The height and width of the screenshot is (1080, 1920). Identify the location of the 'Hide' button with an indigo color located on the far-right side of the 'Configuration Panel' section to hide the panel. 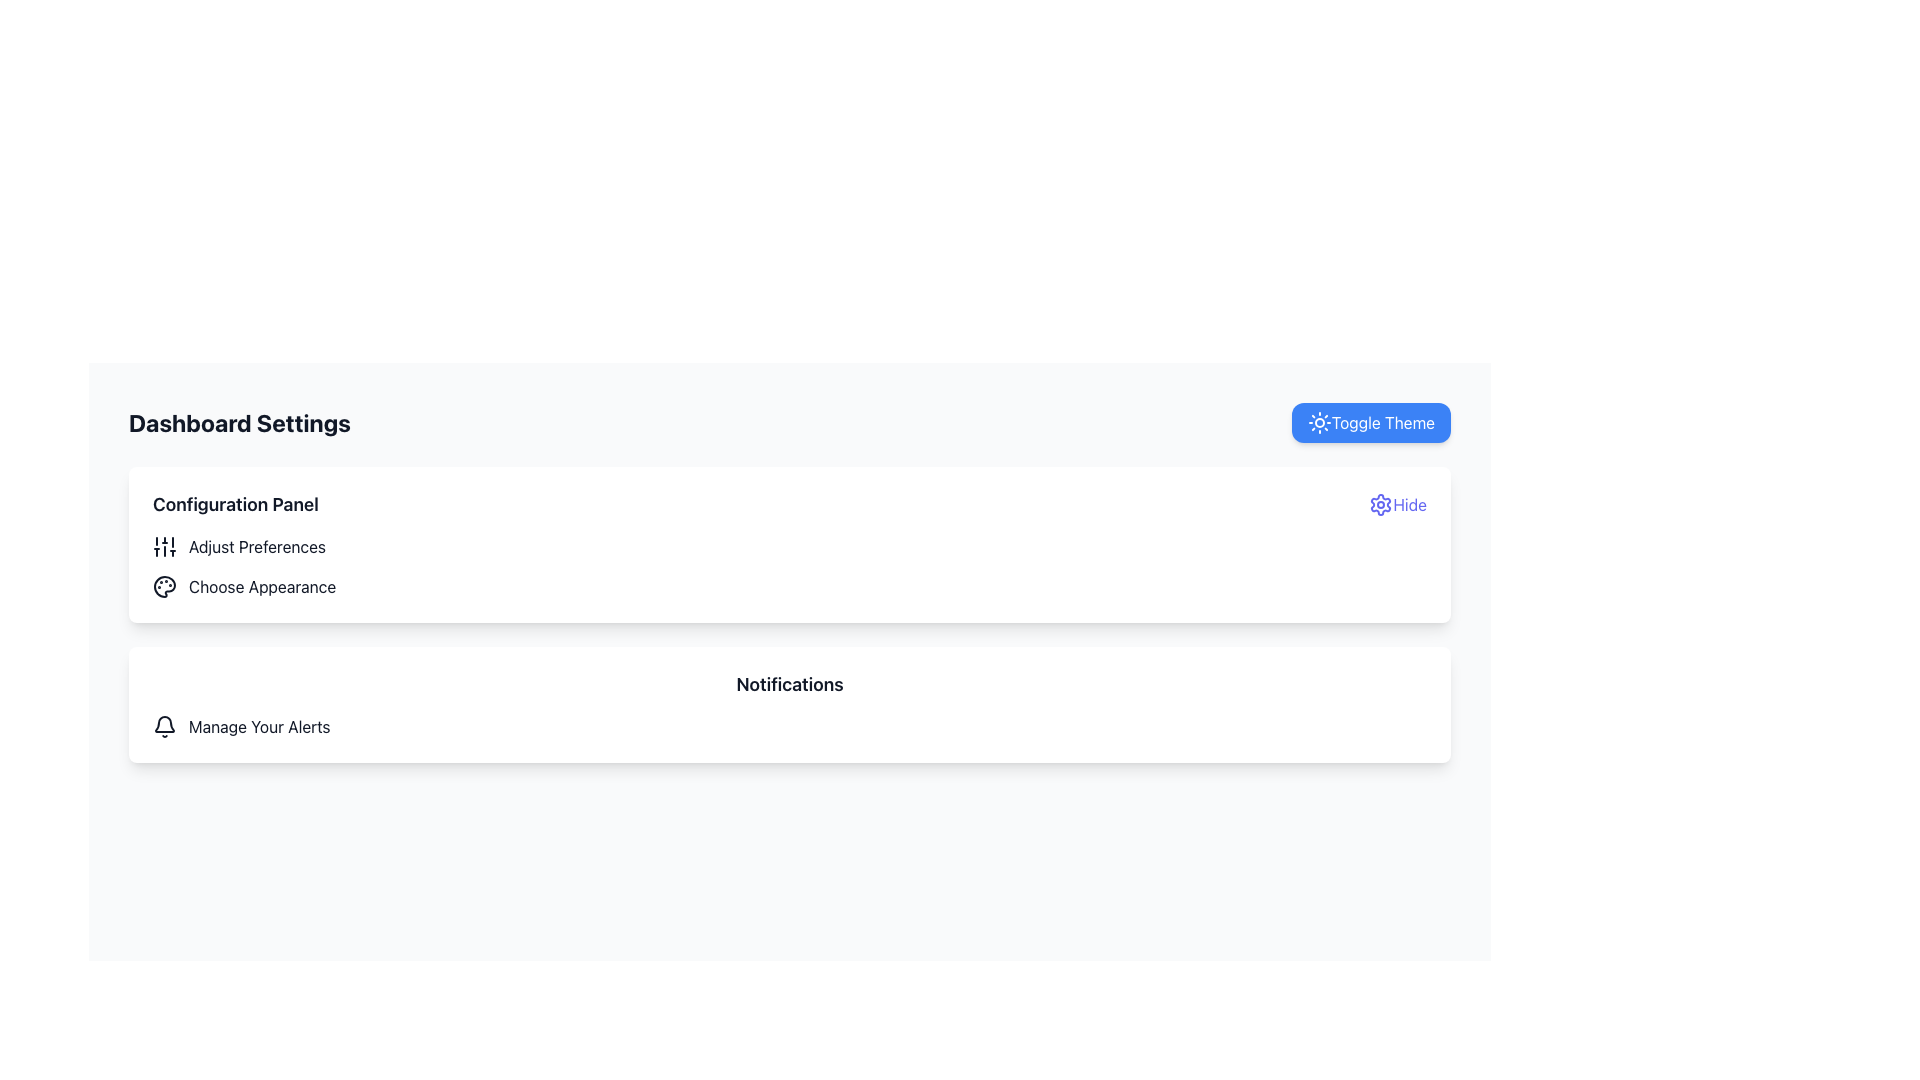
(1396, 504).